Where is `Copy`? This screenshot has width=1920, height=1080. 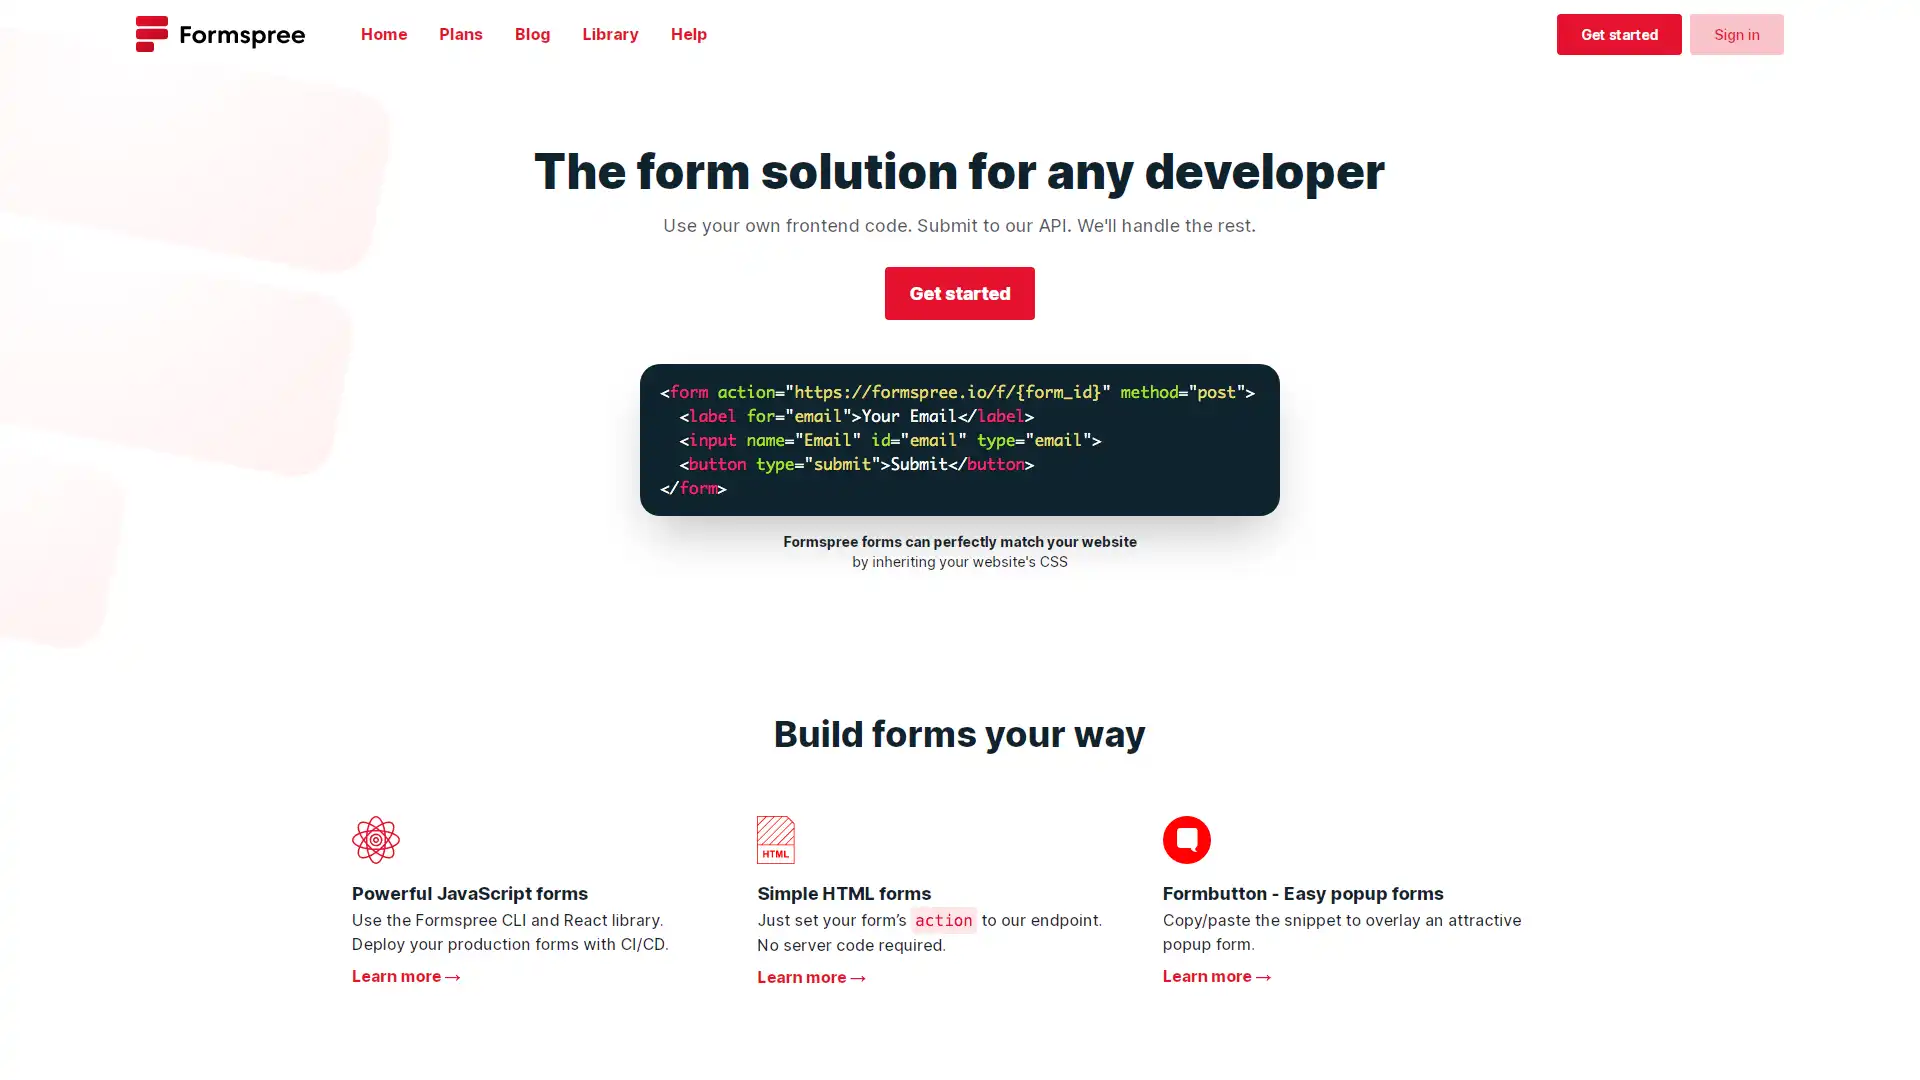 Copy is located at coordinates (1244, 397).